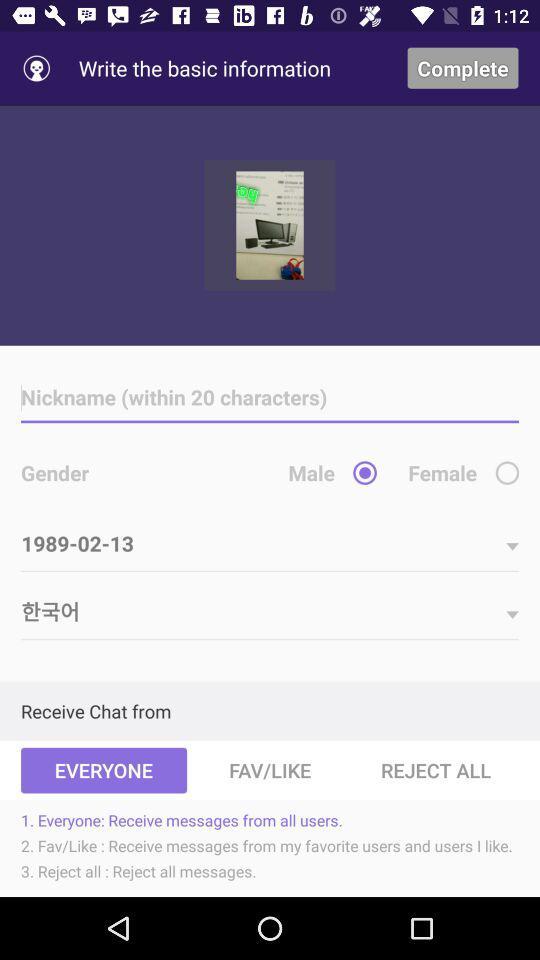 The image size is (540, 960). What do you see at coordinates (507, 473) in the screenshot?
I see `choose female gender` at bounding box center [507, 473].